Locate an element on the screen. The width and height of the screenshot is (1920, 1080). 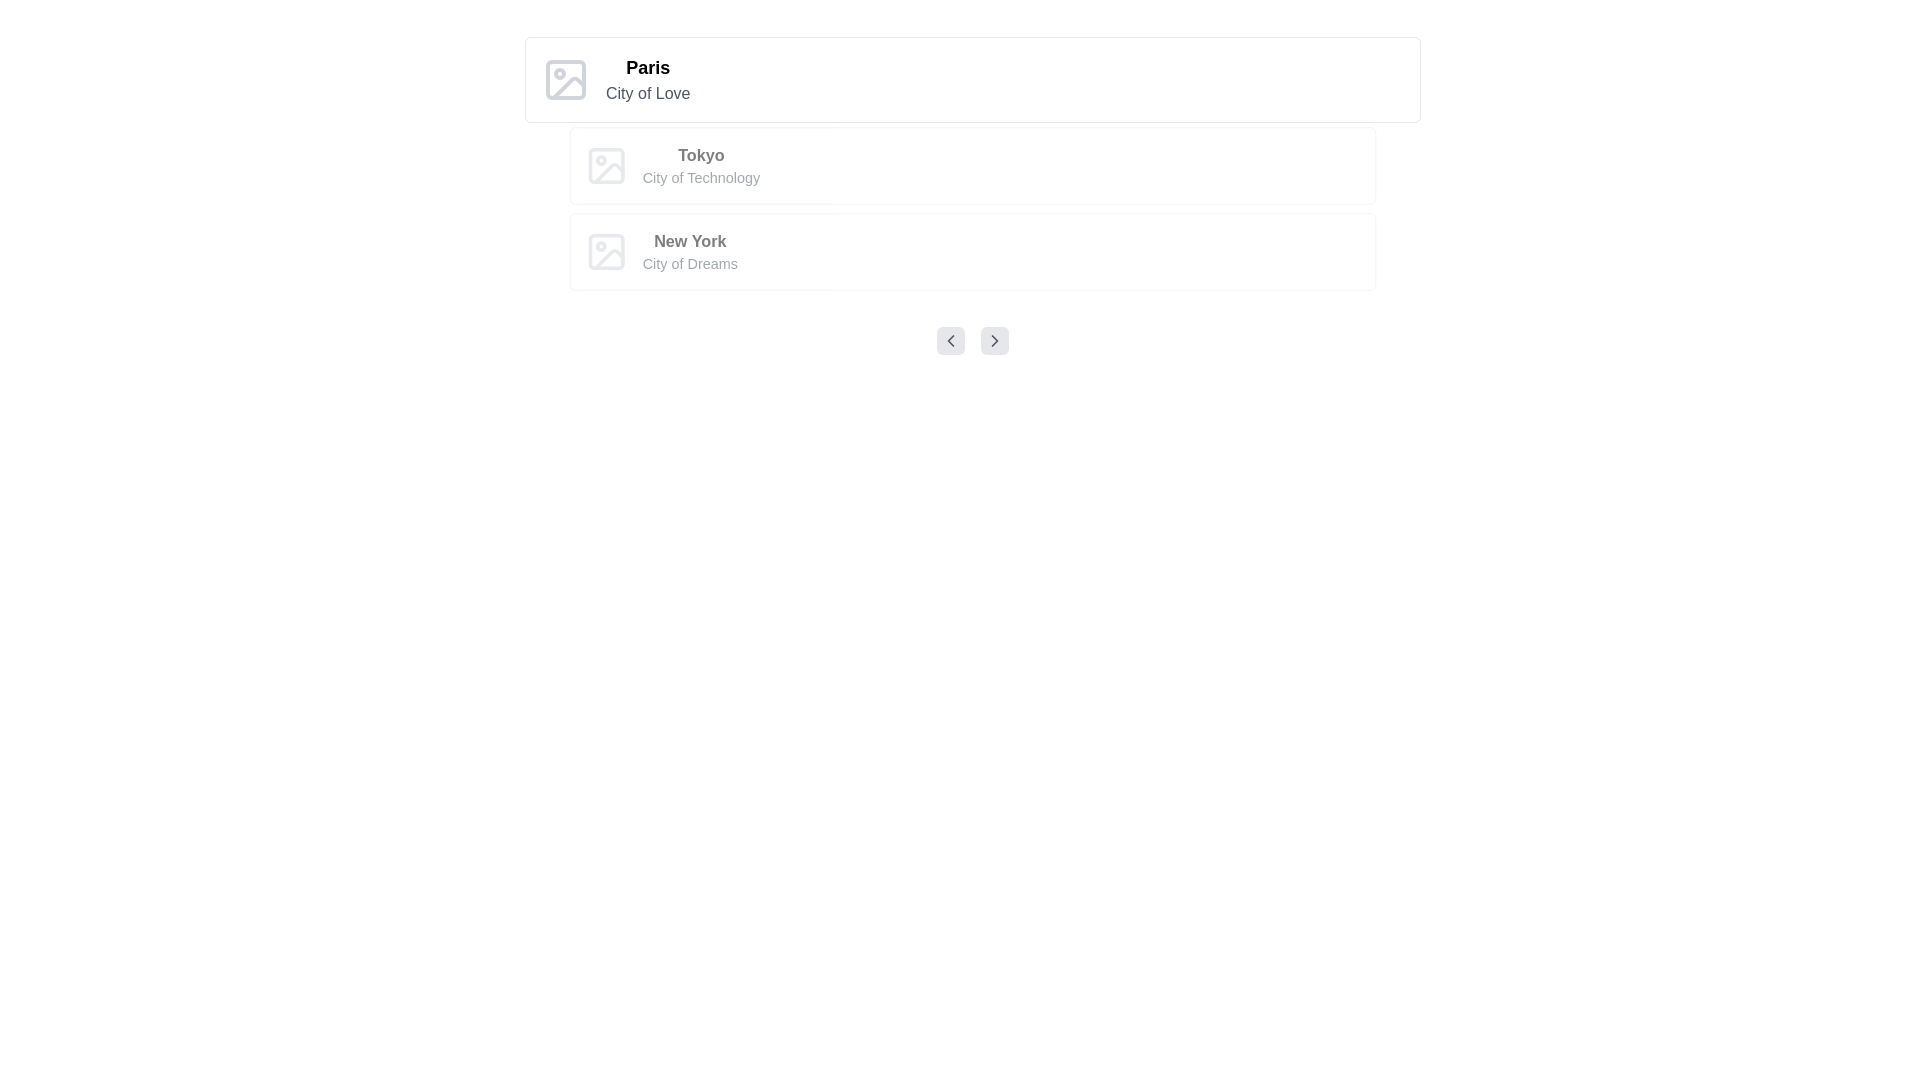
the leftward-pointing chevron icon within the button control is located at coordinates (949, 339).